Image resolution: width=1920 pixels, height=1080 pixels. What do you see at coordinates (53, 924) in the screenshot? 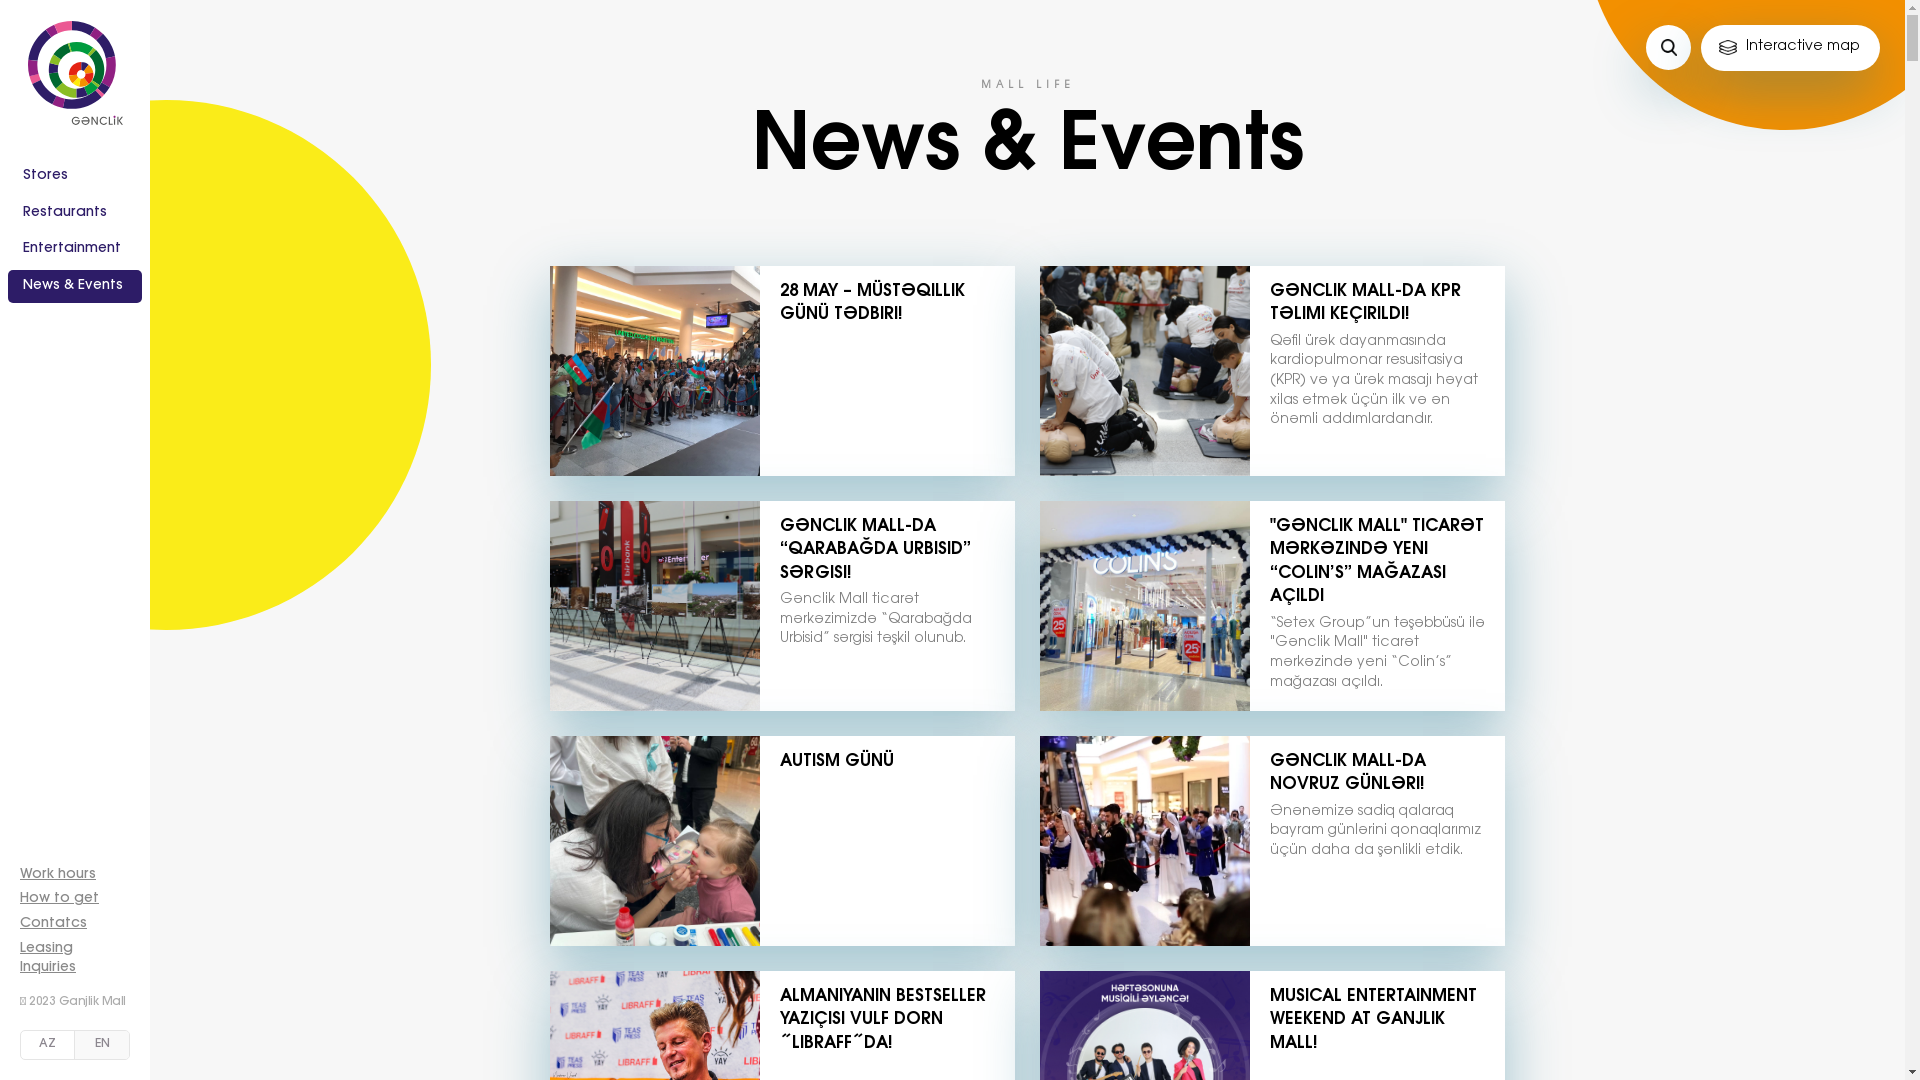
I see `'Contatcs'` at bounding box center [53, 924].